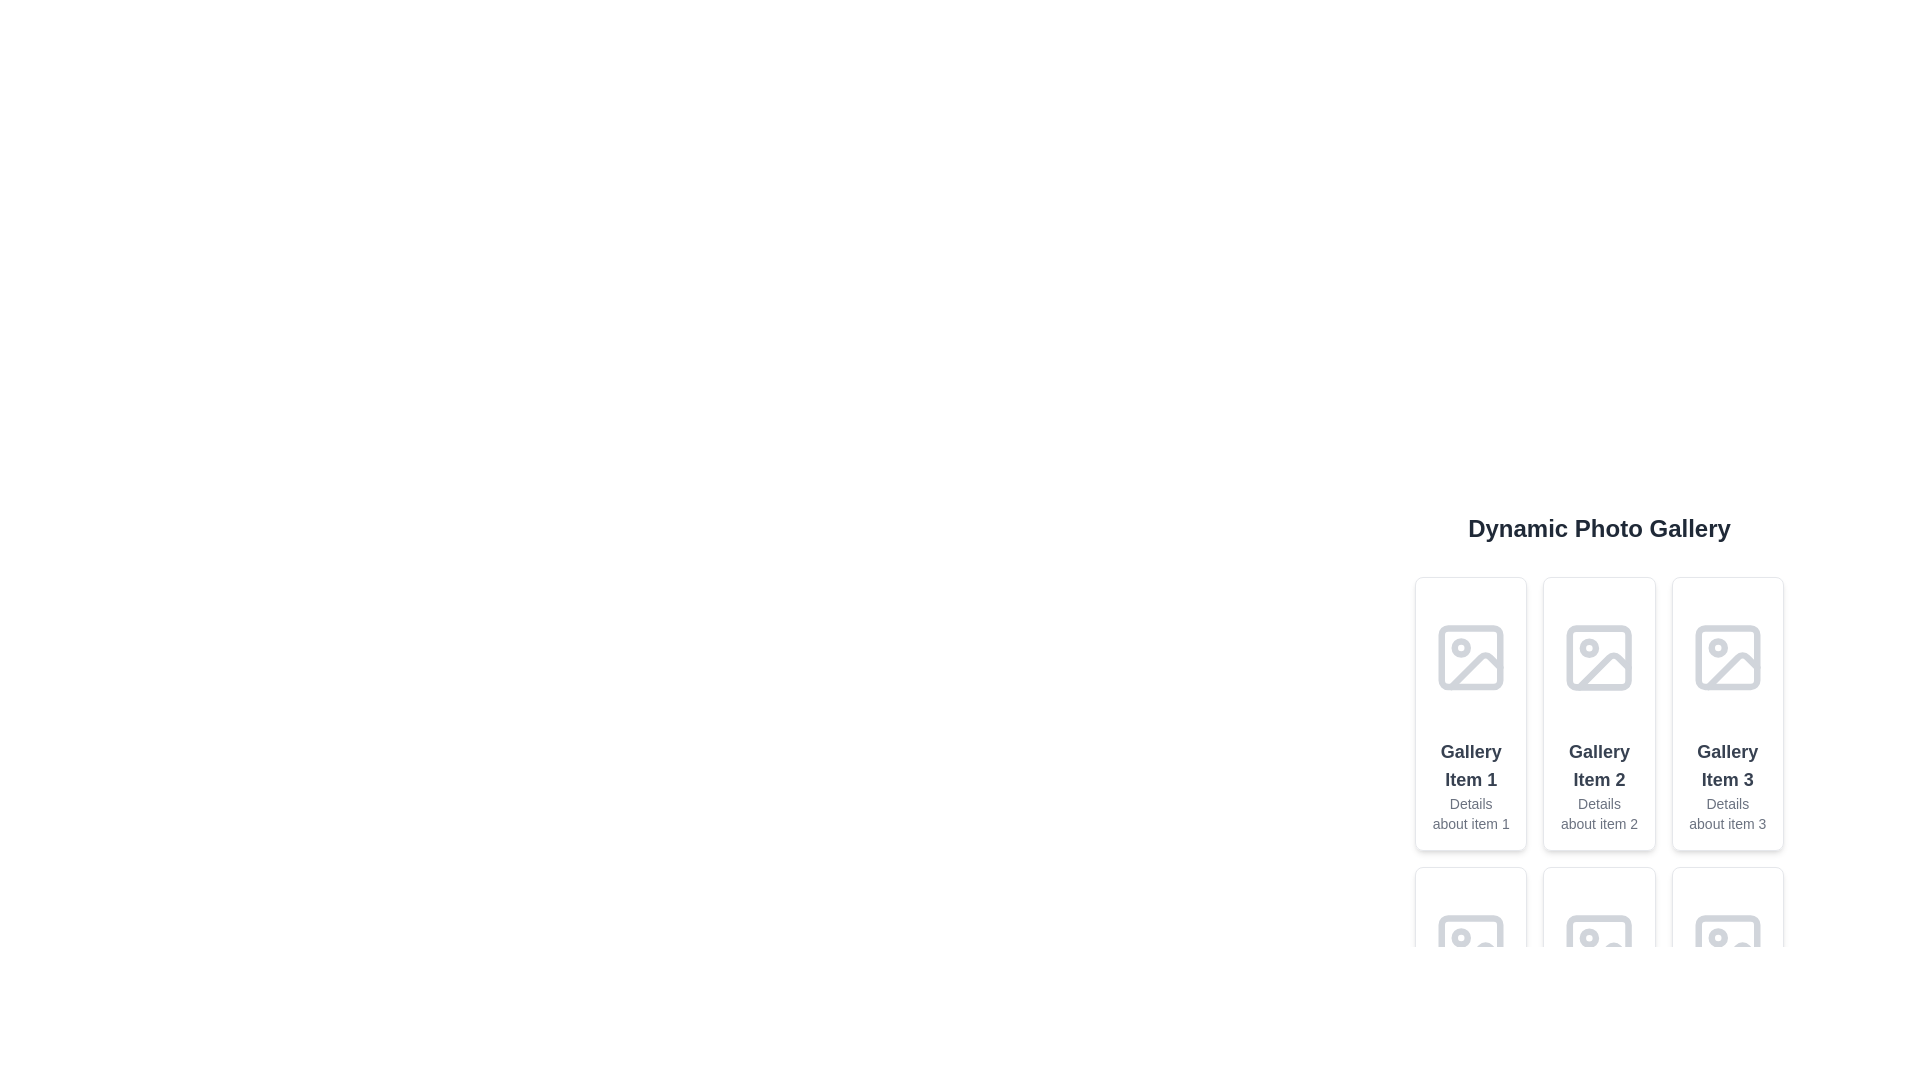  What do you see at coordinates (1461, 938) in the screenshot?
I see `the small circular graphical element located inside the photo icon of the second row's first item in the gallery, labeled 'Gallery Item 4'` at bounding box center [1461, 938].